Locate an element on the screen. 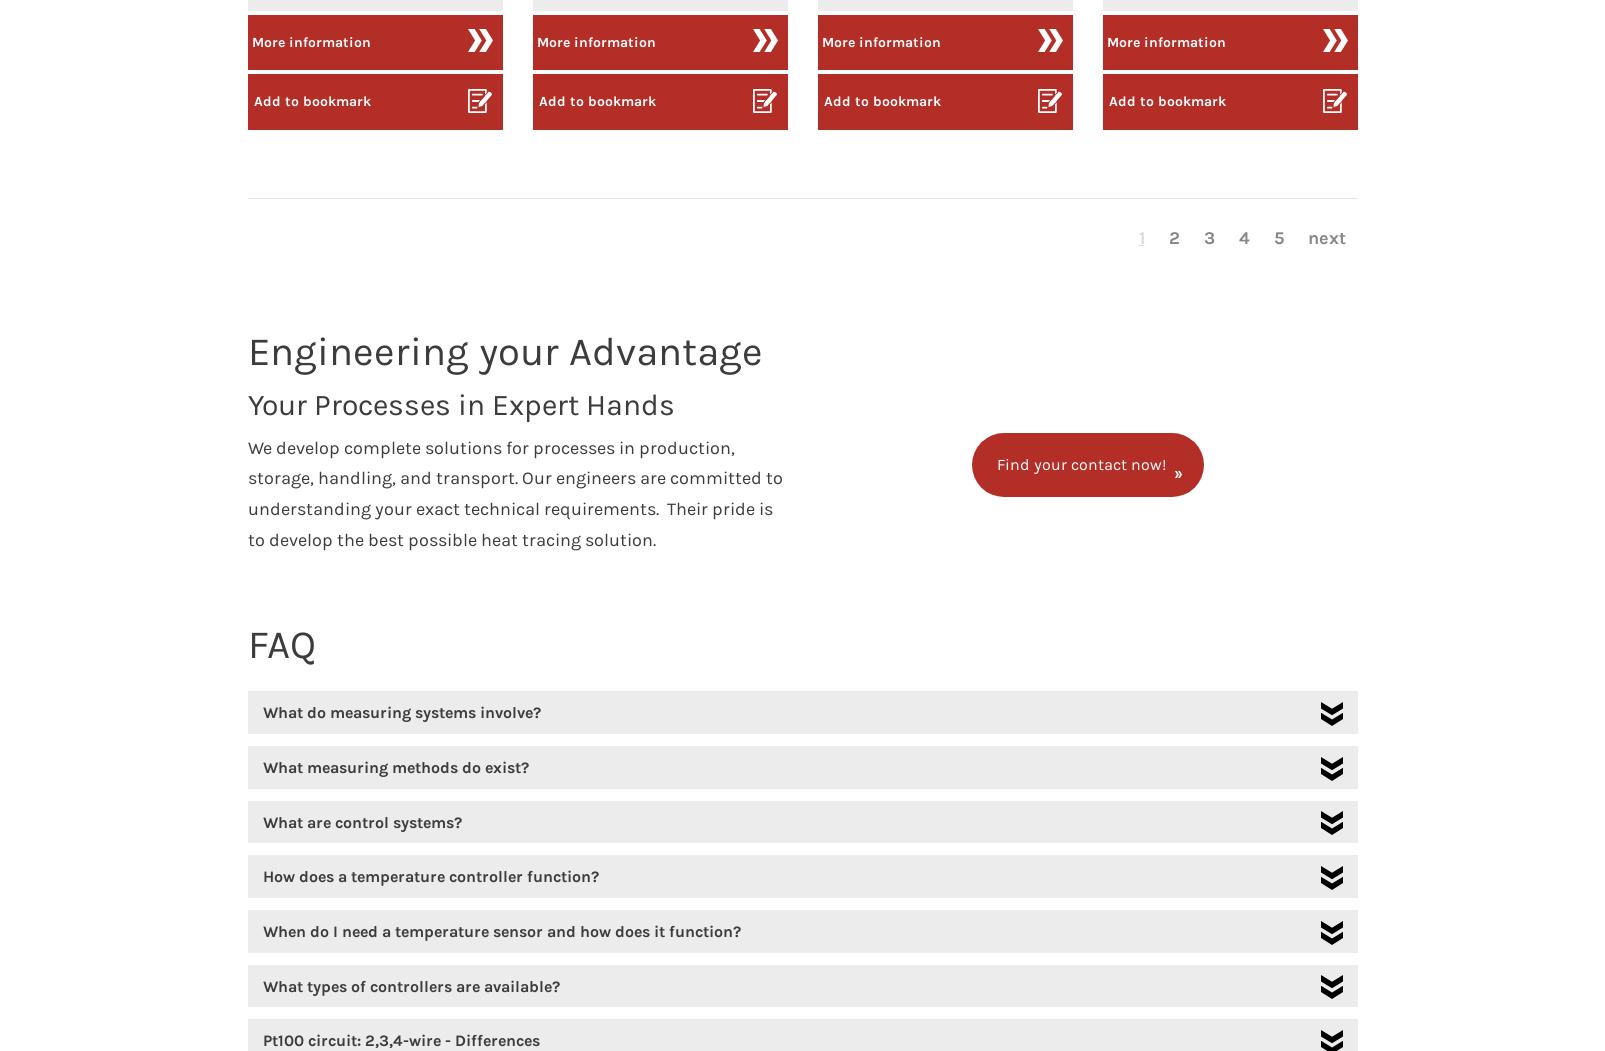 The width and height of the screenshot is (1605, 1051). 'How does a temperature controller function?' is located at coordinates (428, 875).